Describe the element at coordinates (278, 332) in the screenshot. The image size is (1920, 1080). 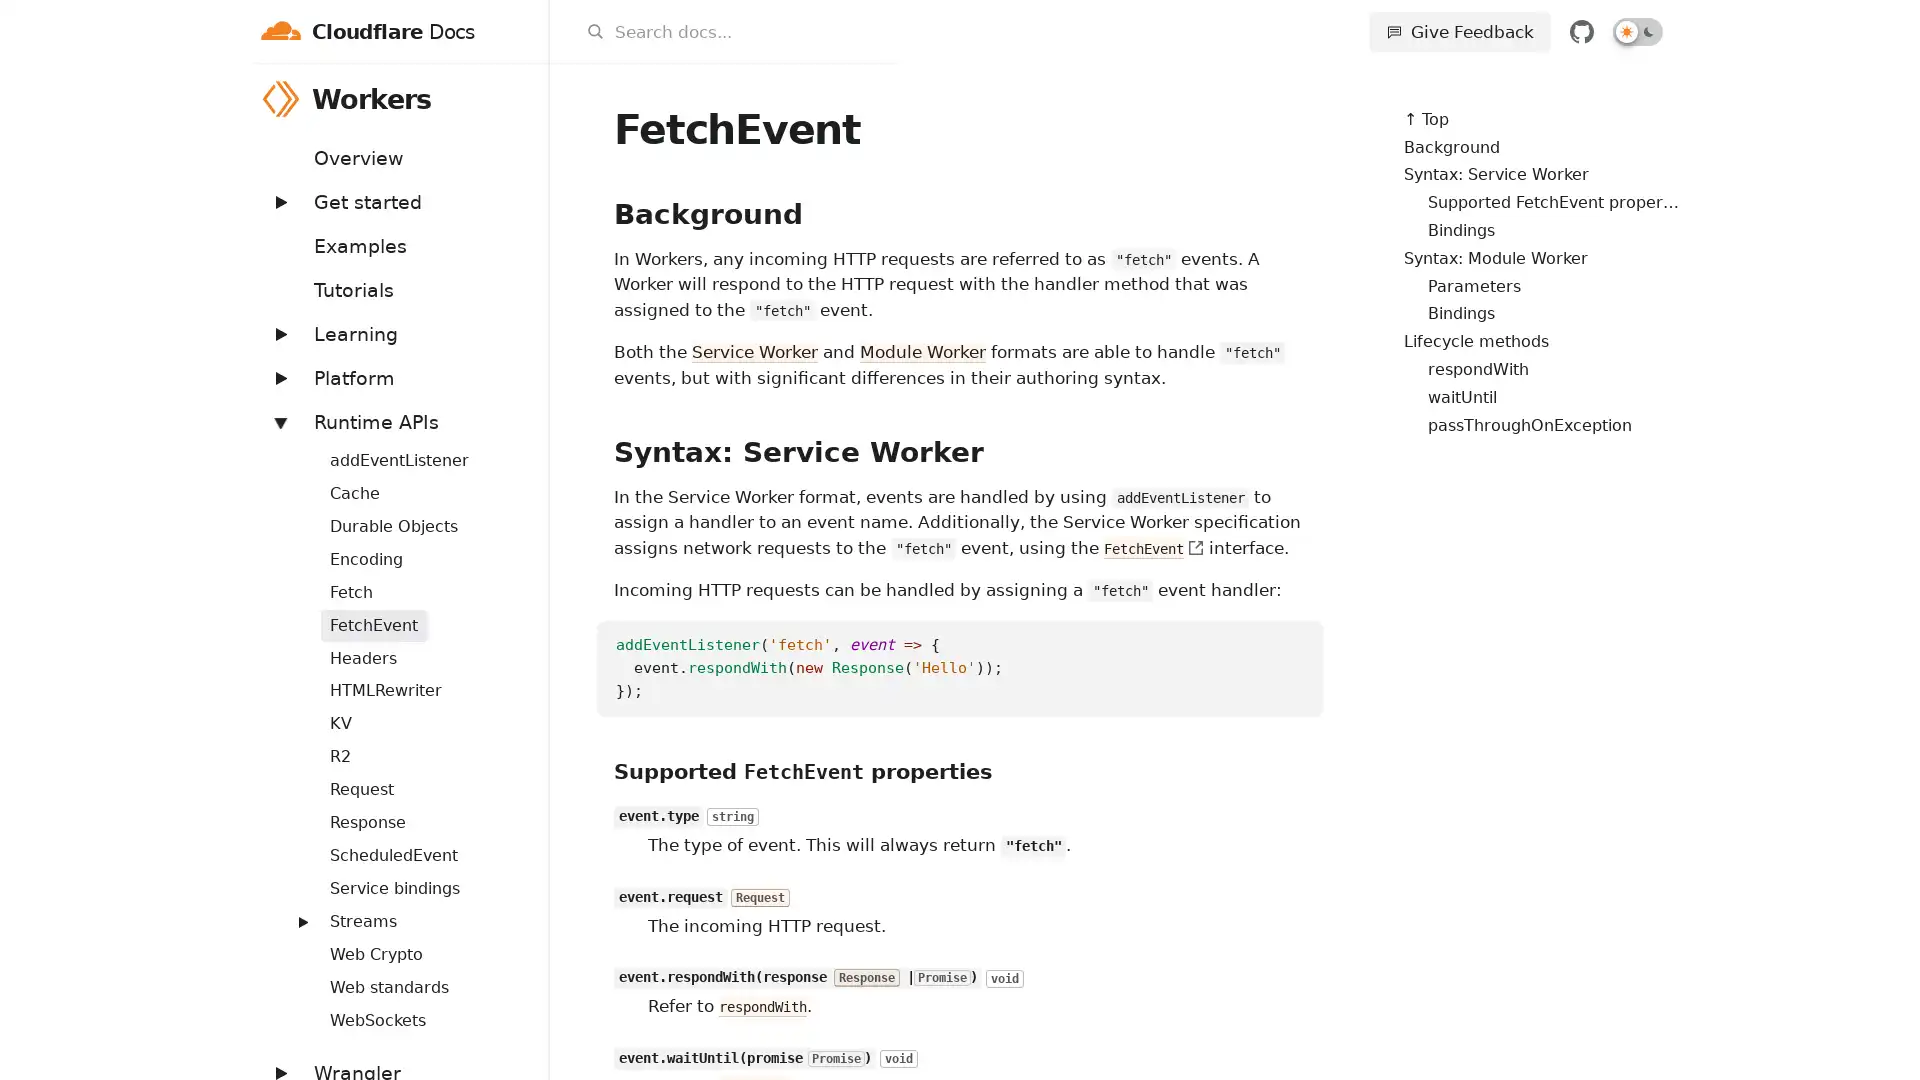
I see `Expand: Learning` at that location.